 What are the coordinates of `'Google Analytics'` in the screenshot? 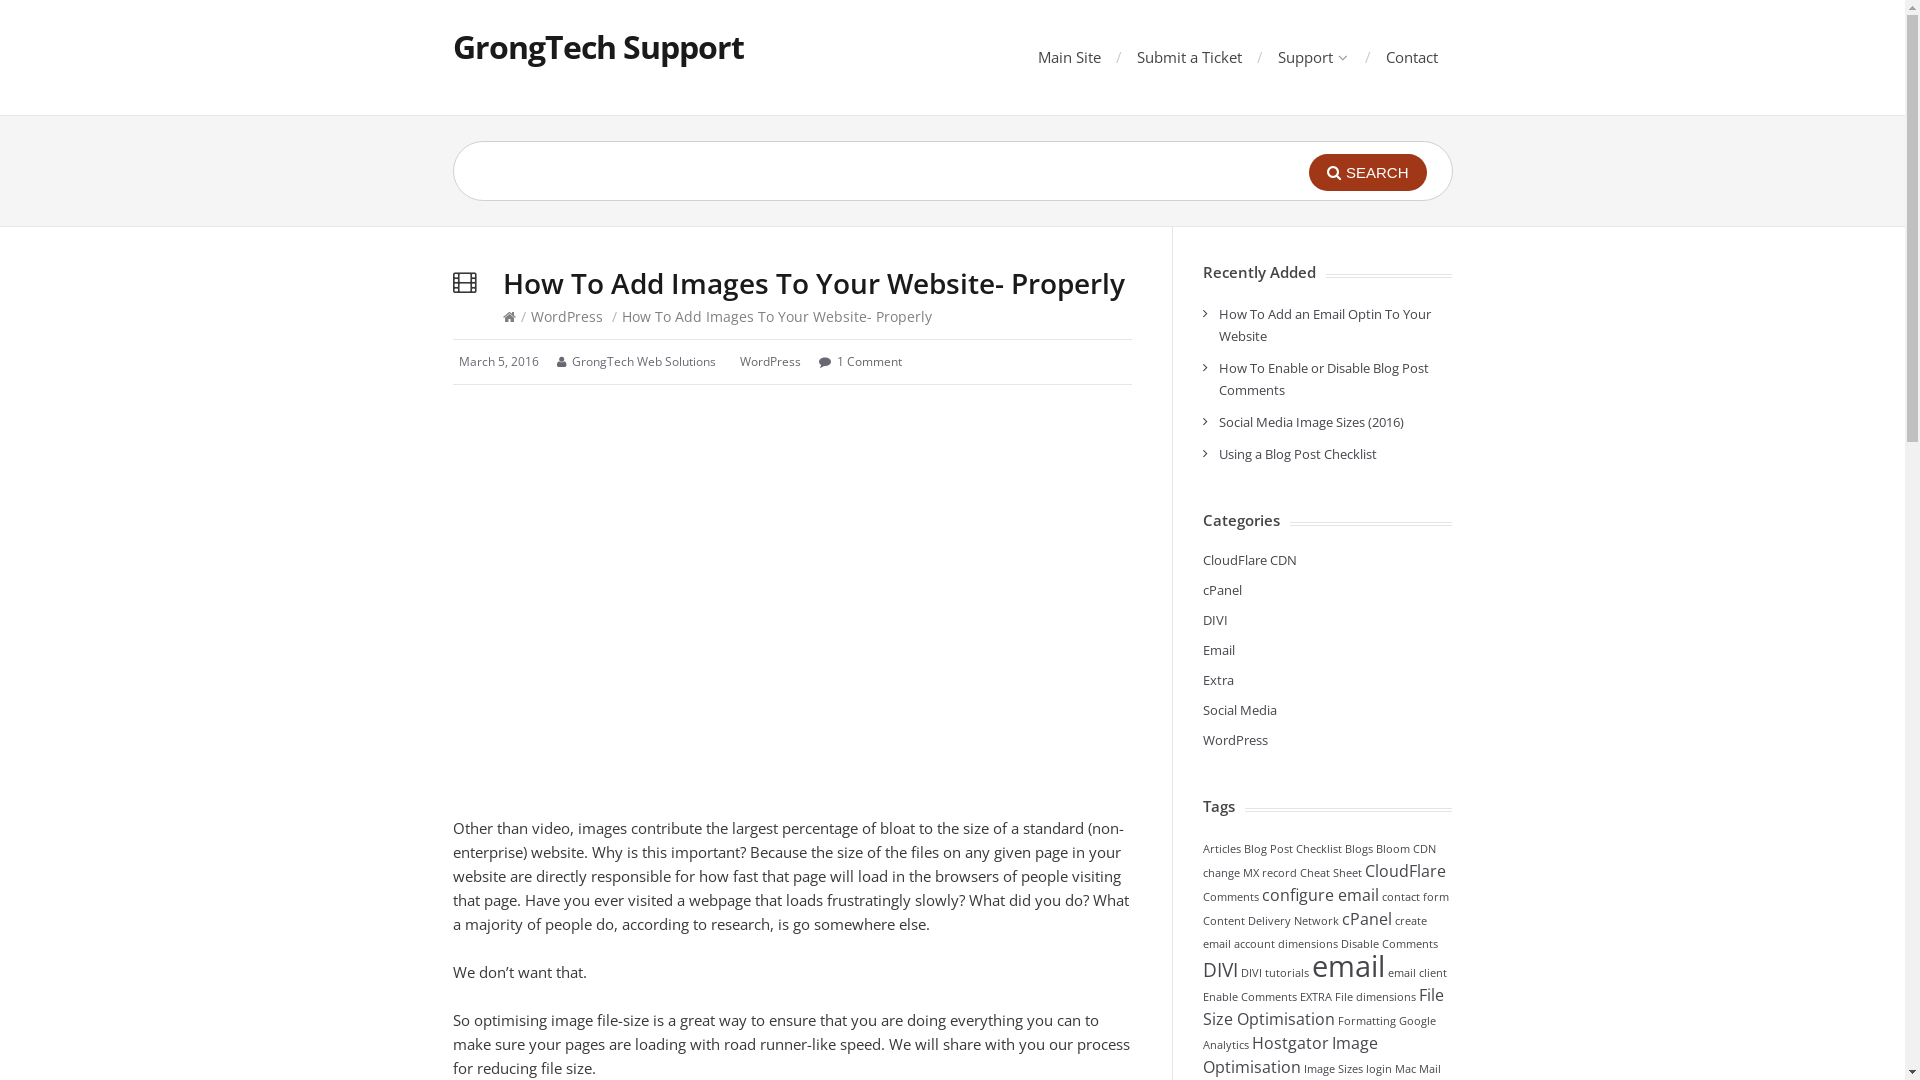 It's located at (1318, 1033).